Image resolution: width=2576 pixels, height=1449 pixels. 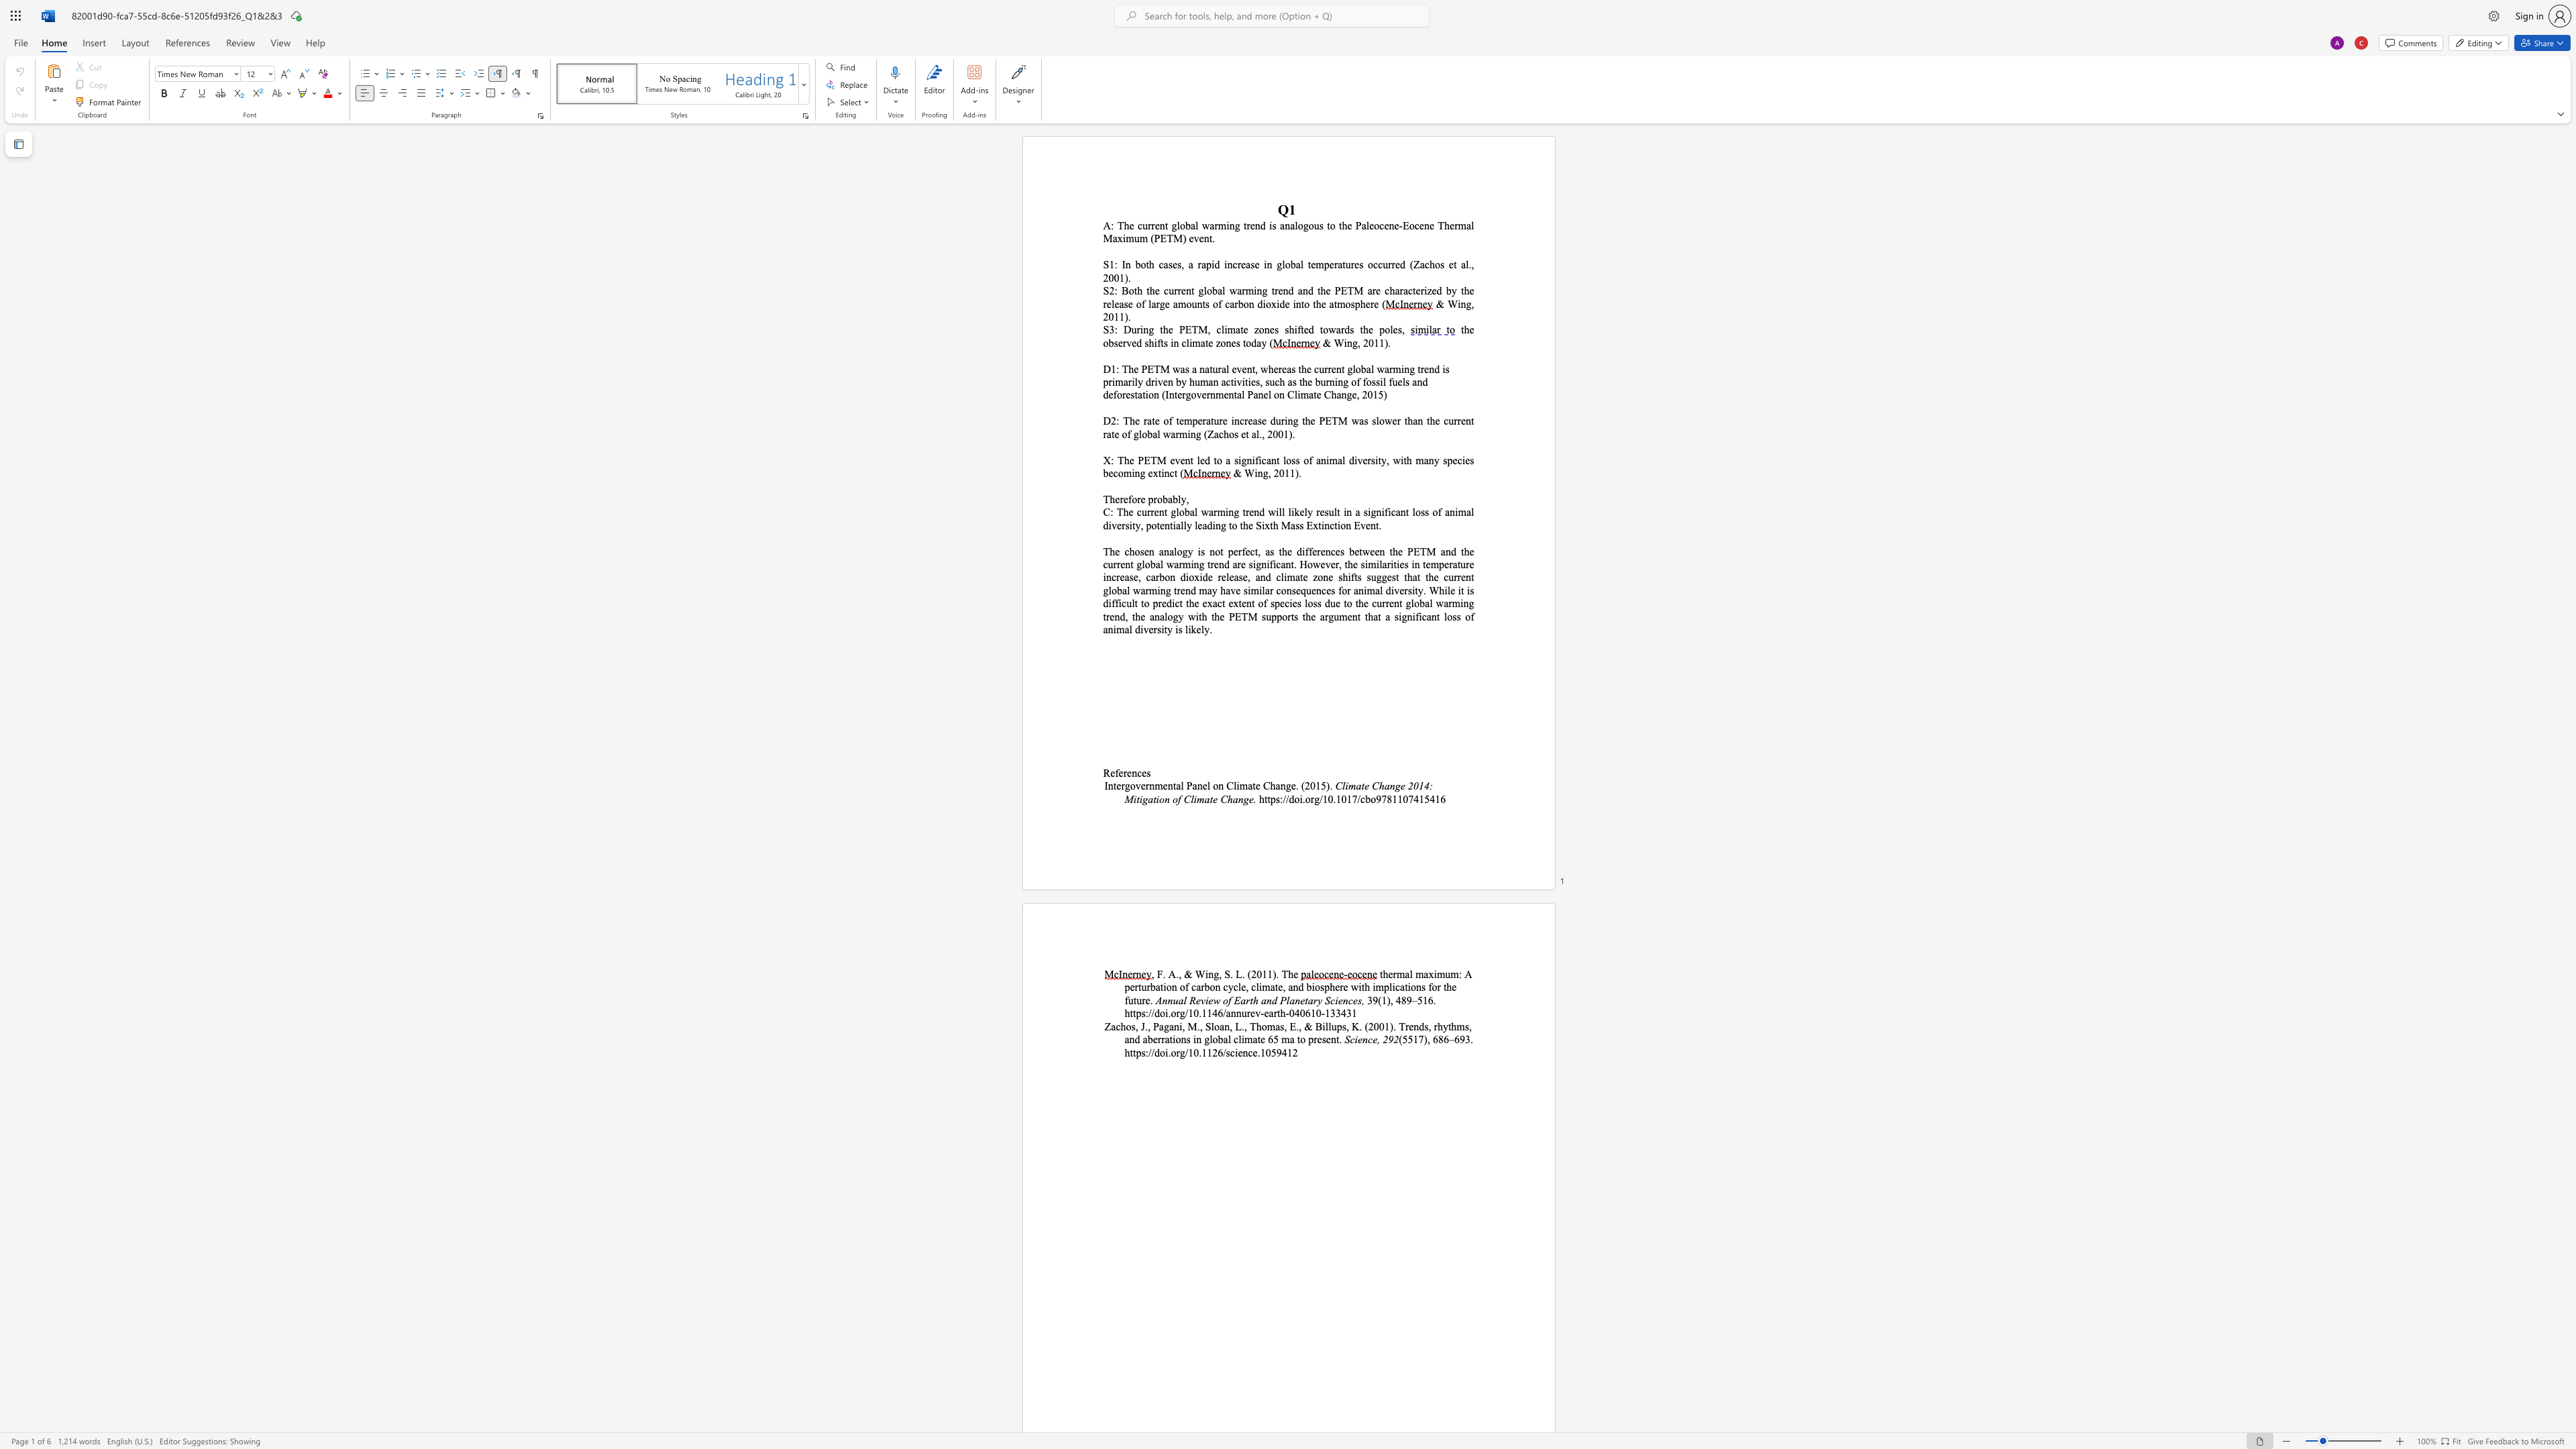 I want to click on the 3th character "e" in the text, so click(x=1312, y=419).